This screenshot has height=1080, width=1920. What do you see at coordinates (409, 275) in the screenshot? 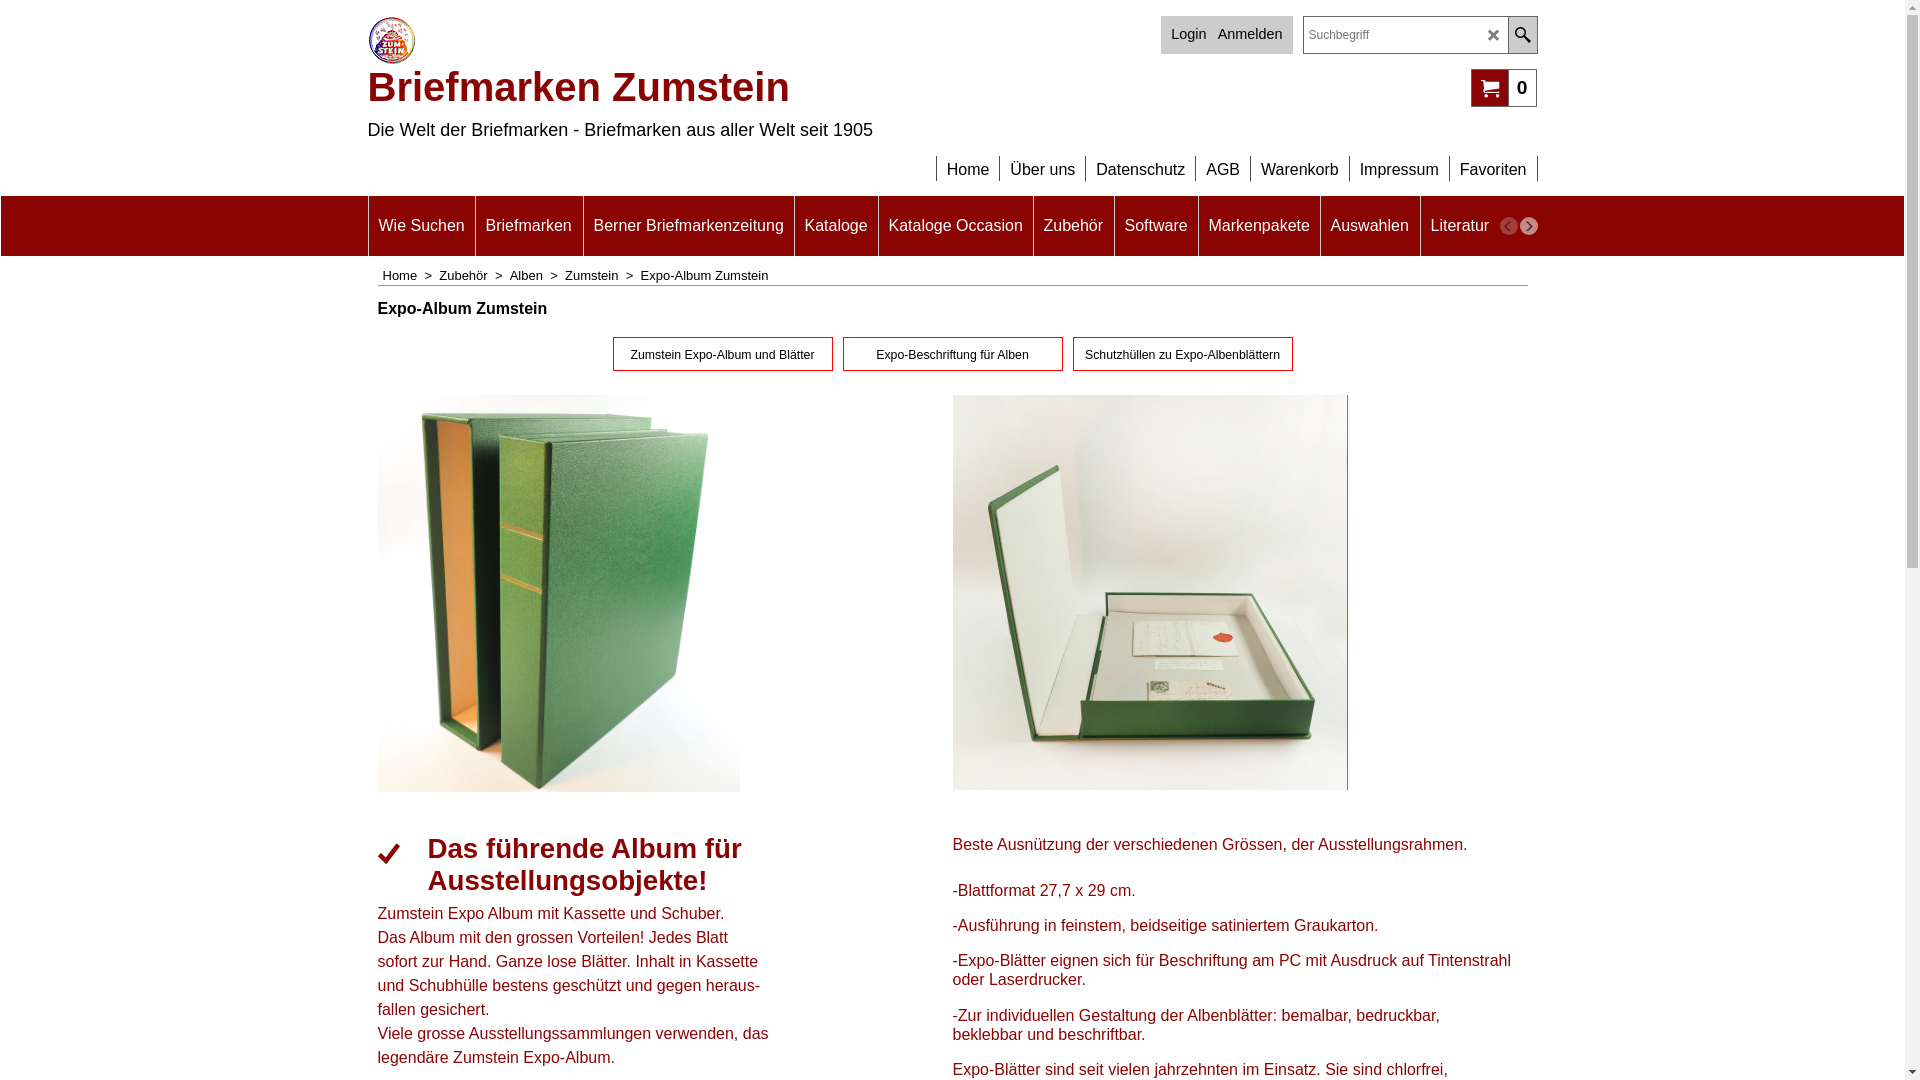
I see `'Home  > '` at bounding box center [409, 275].